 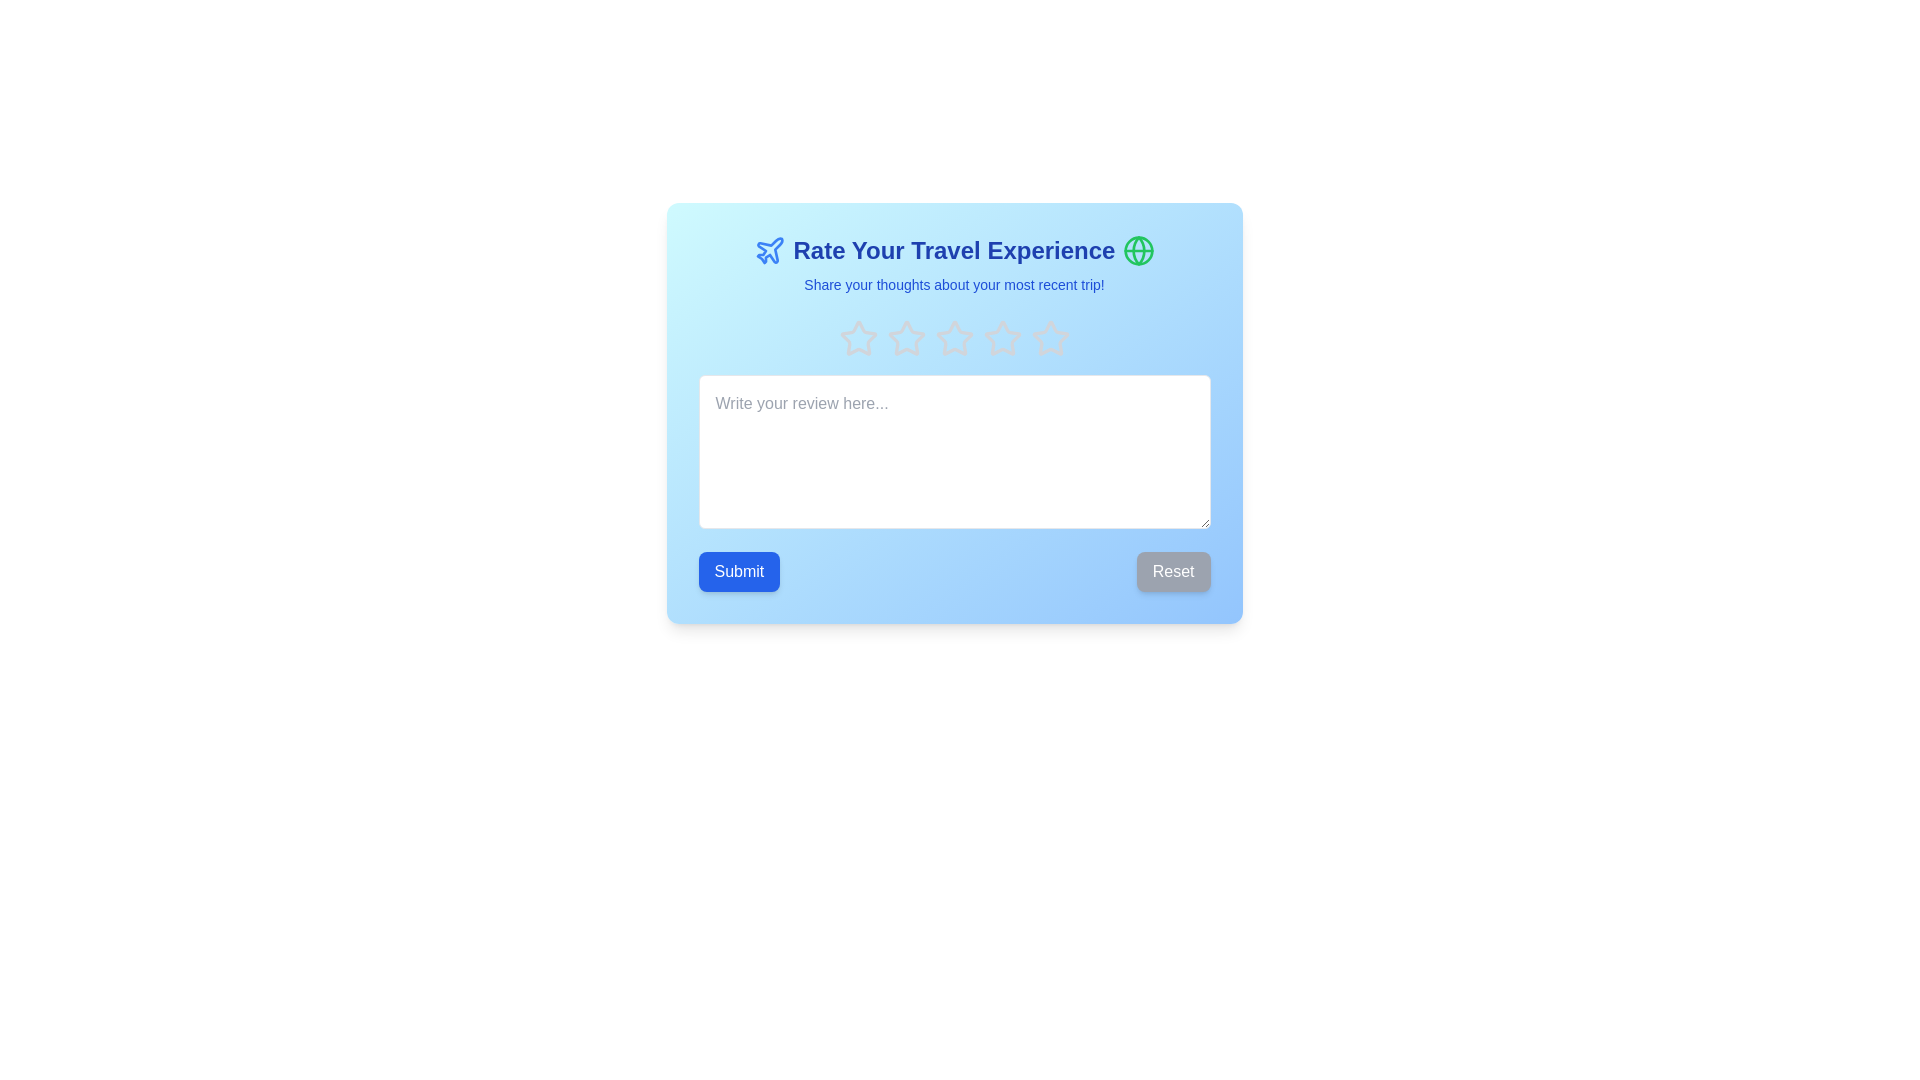 I want to click on the curved line of the globe symbol within the SVG graphic, located to the right of the 'Rate Your Travel Experience' heading, so click(x=1139, y=249).